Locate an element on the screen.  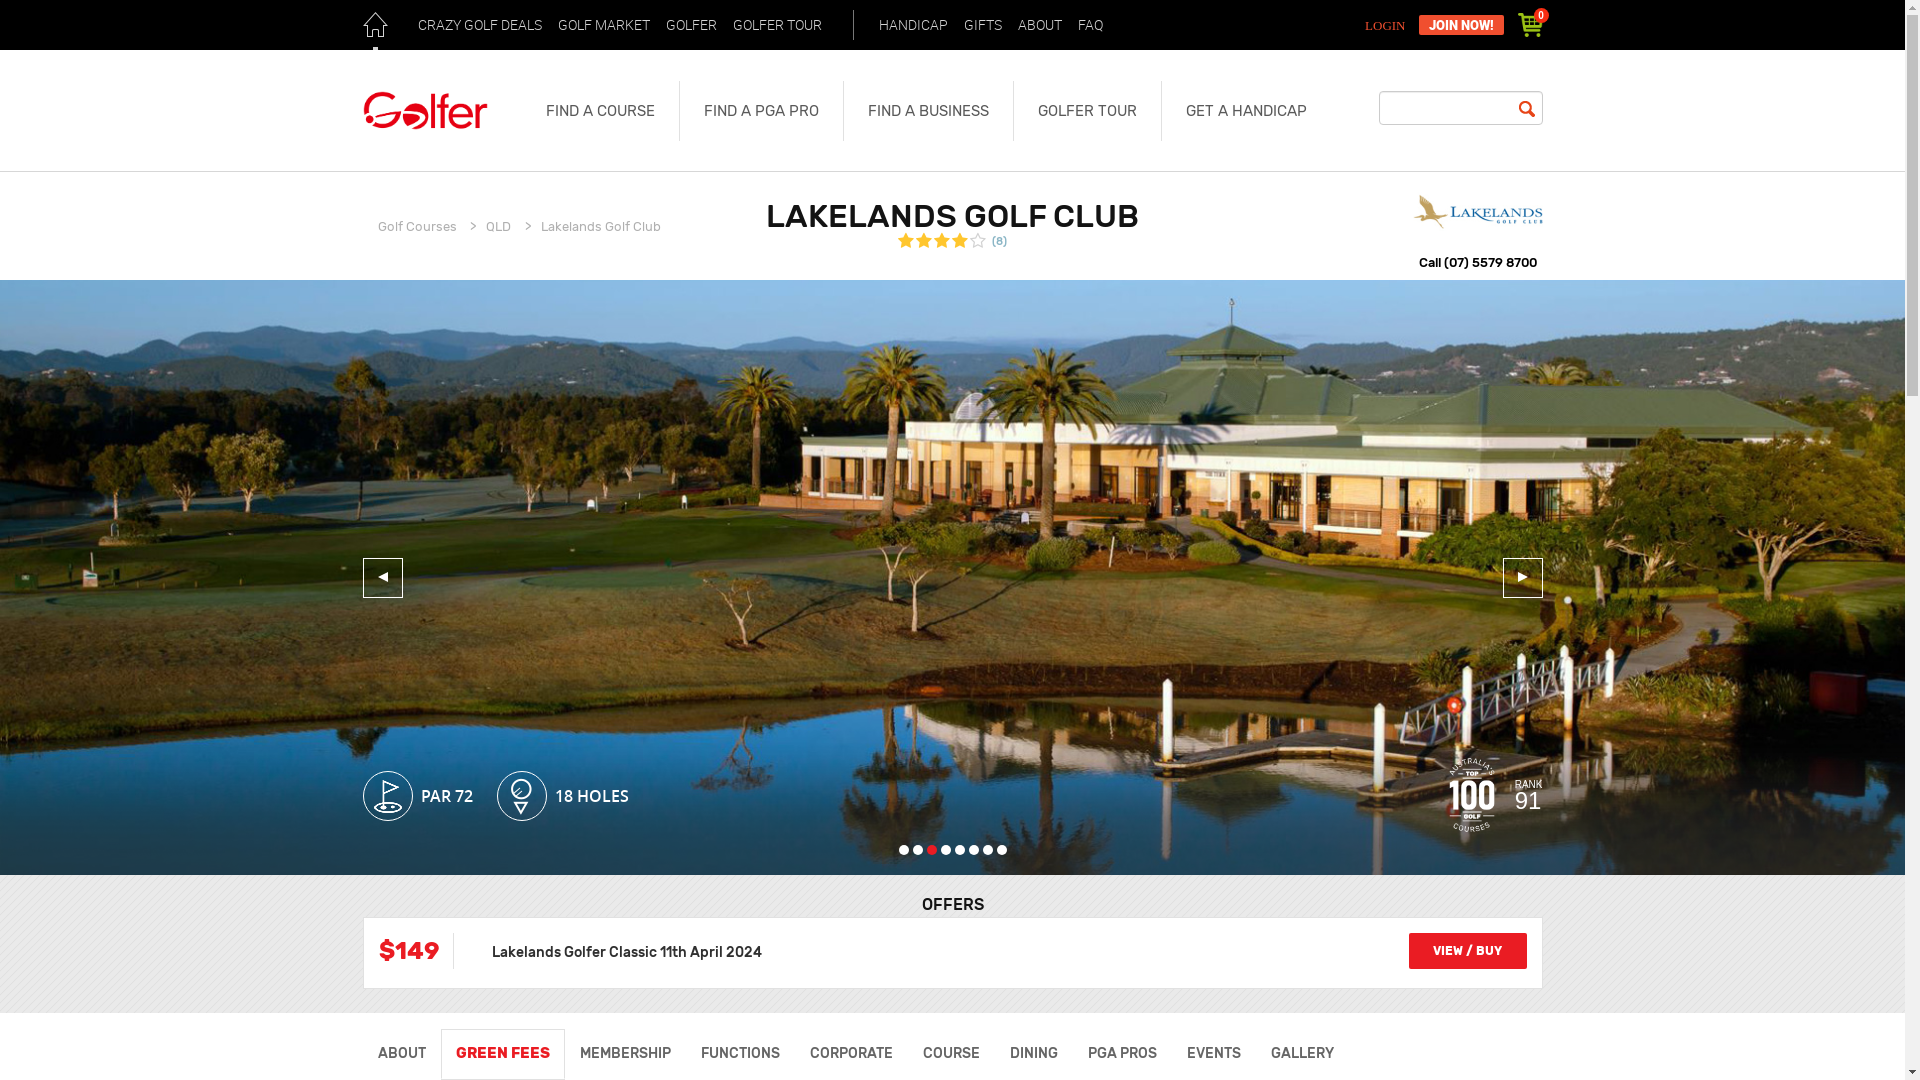
'7' is located at coordinates (982, 849).